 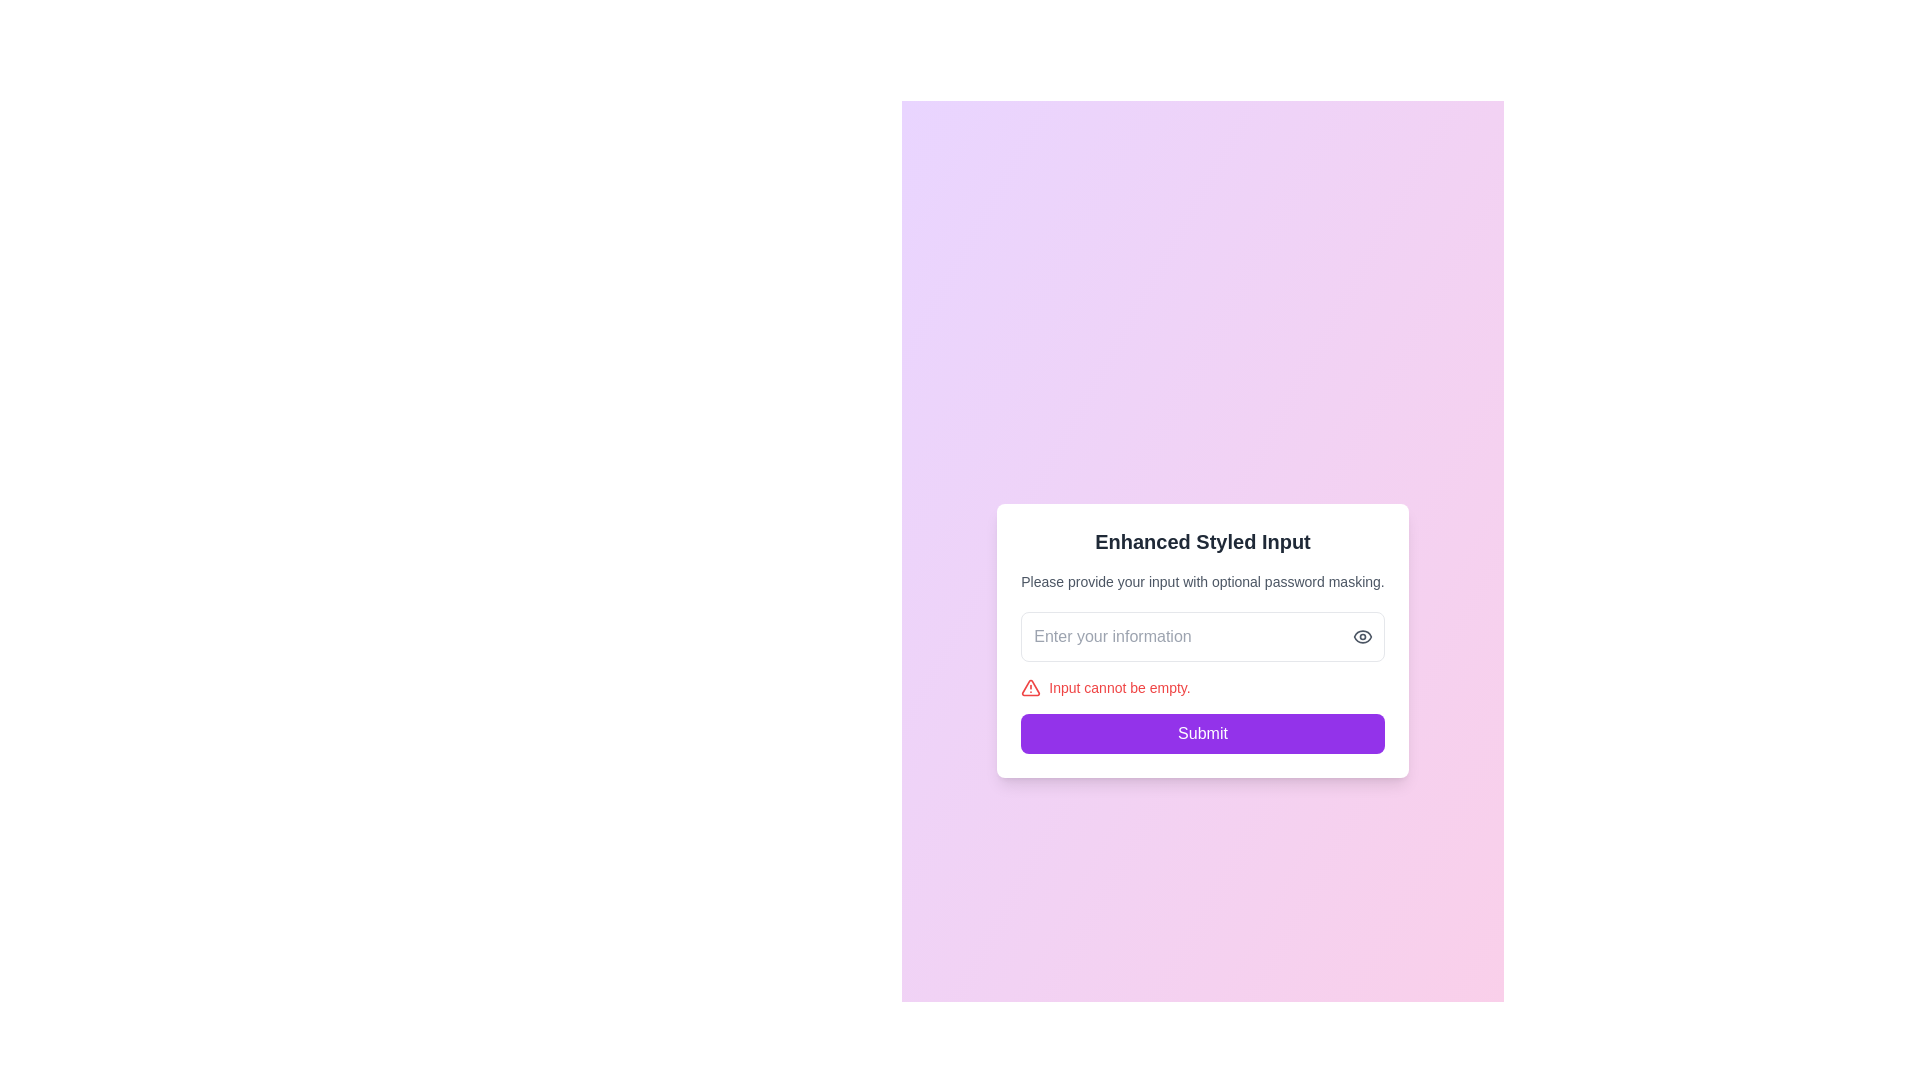 What do you see at coordinates (1118, 686) in the screenshot?
I see `the feedback text label indicating that the input field should not be left empty` at bounding box center [1118, 686].